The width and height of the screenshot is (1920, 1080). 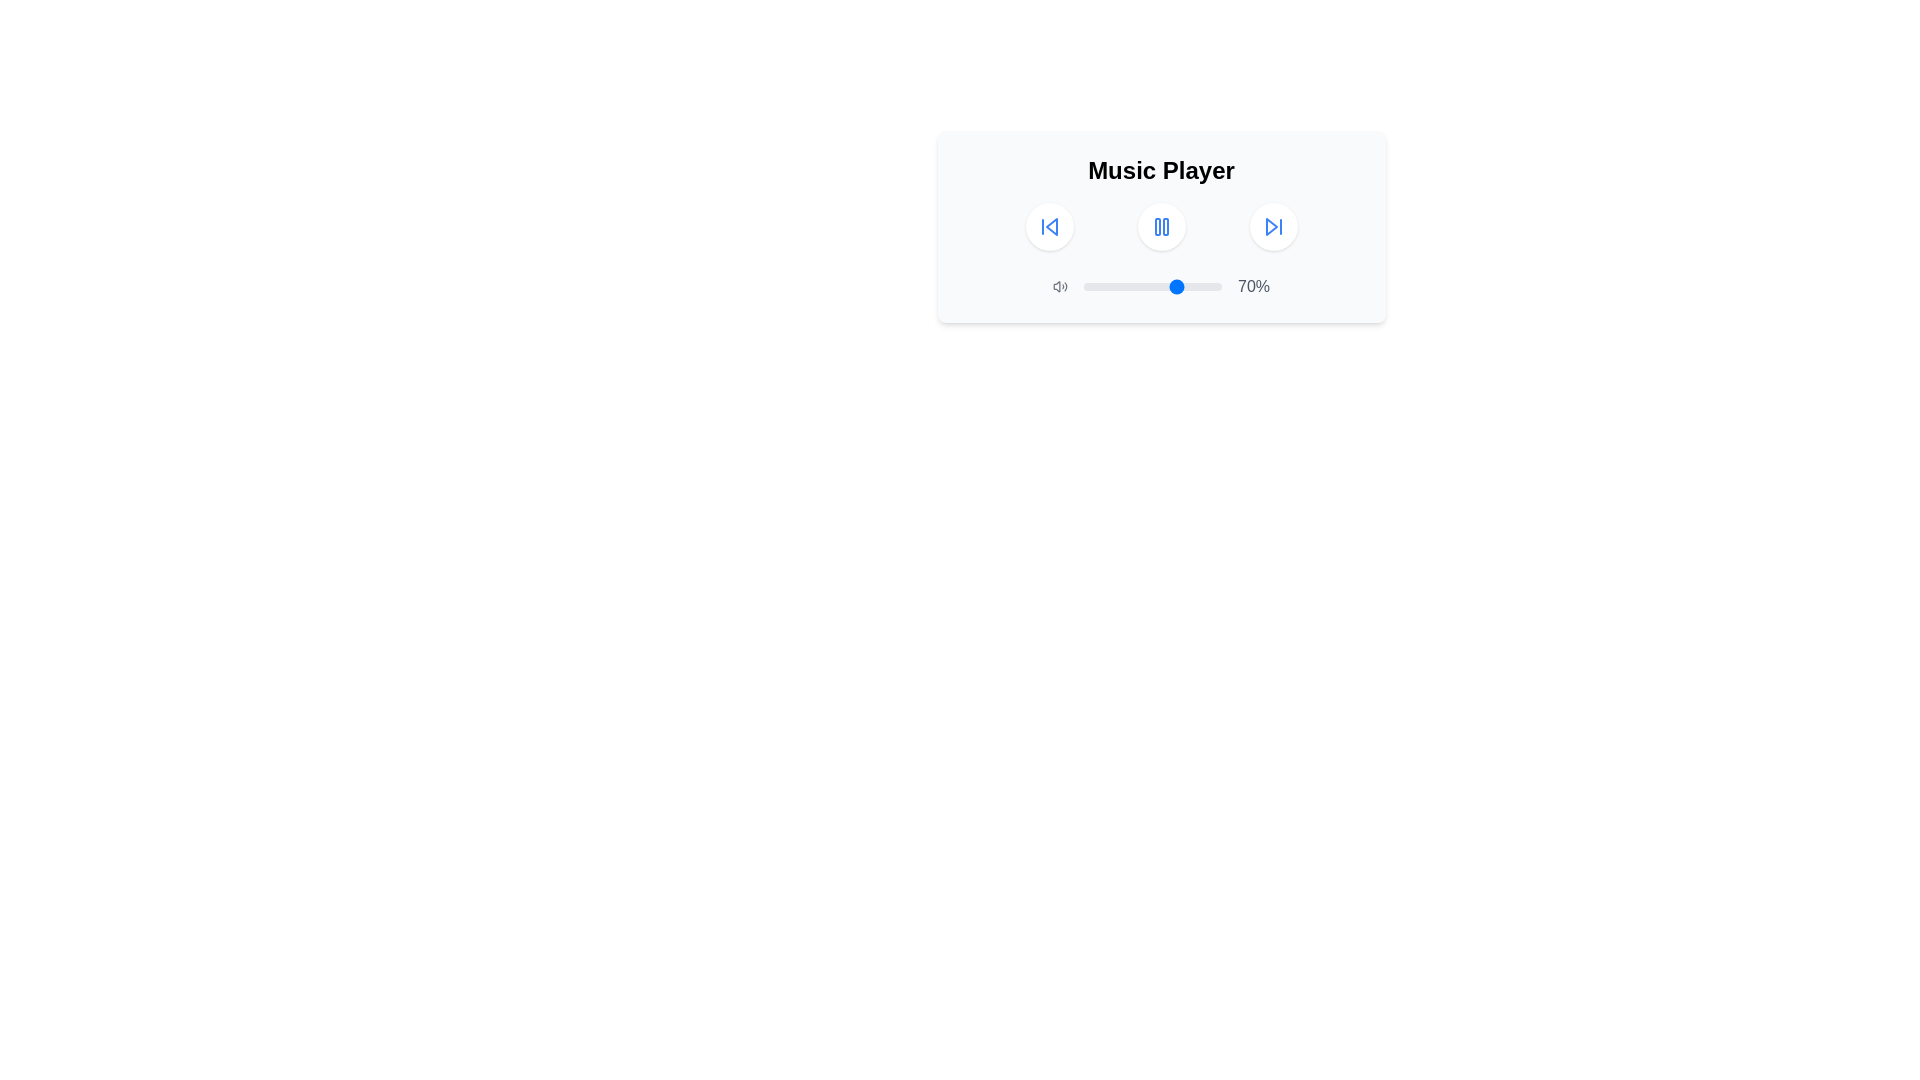 What do you see at coordinates (1161, 226) in the screenshot?
I see `the pause button located between the previous and next track buttons in the music player interface` at bounding box center [1161, 226].